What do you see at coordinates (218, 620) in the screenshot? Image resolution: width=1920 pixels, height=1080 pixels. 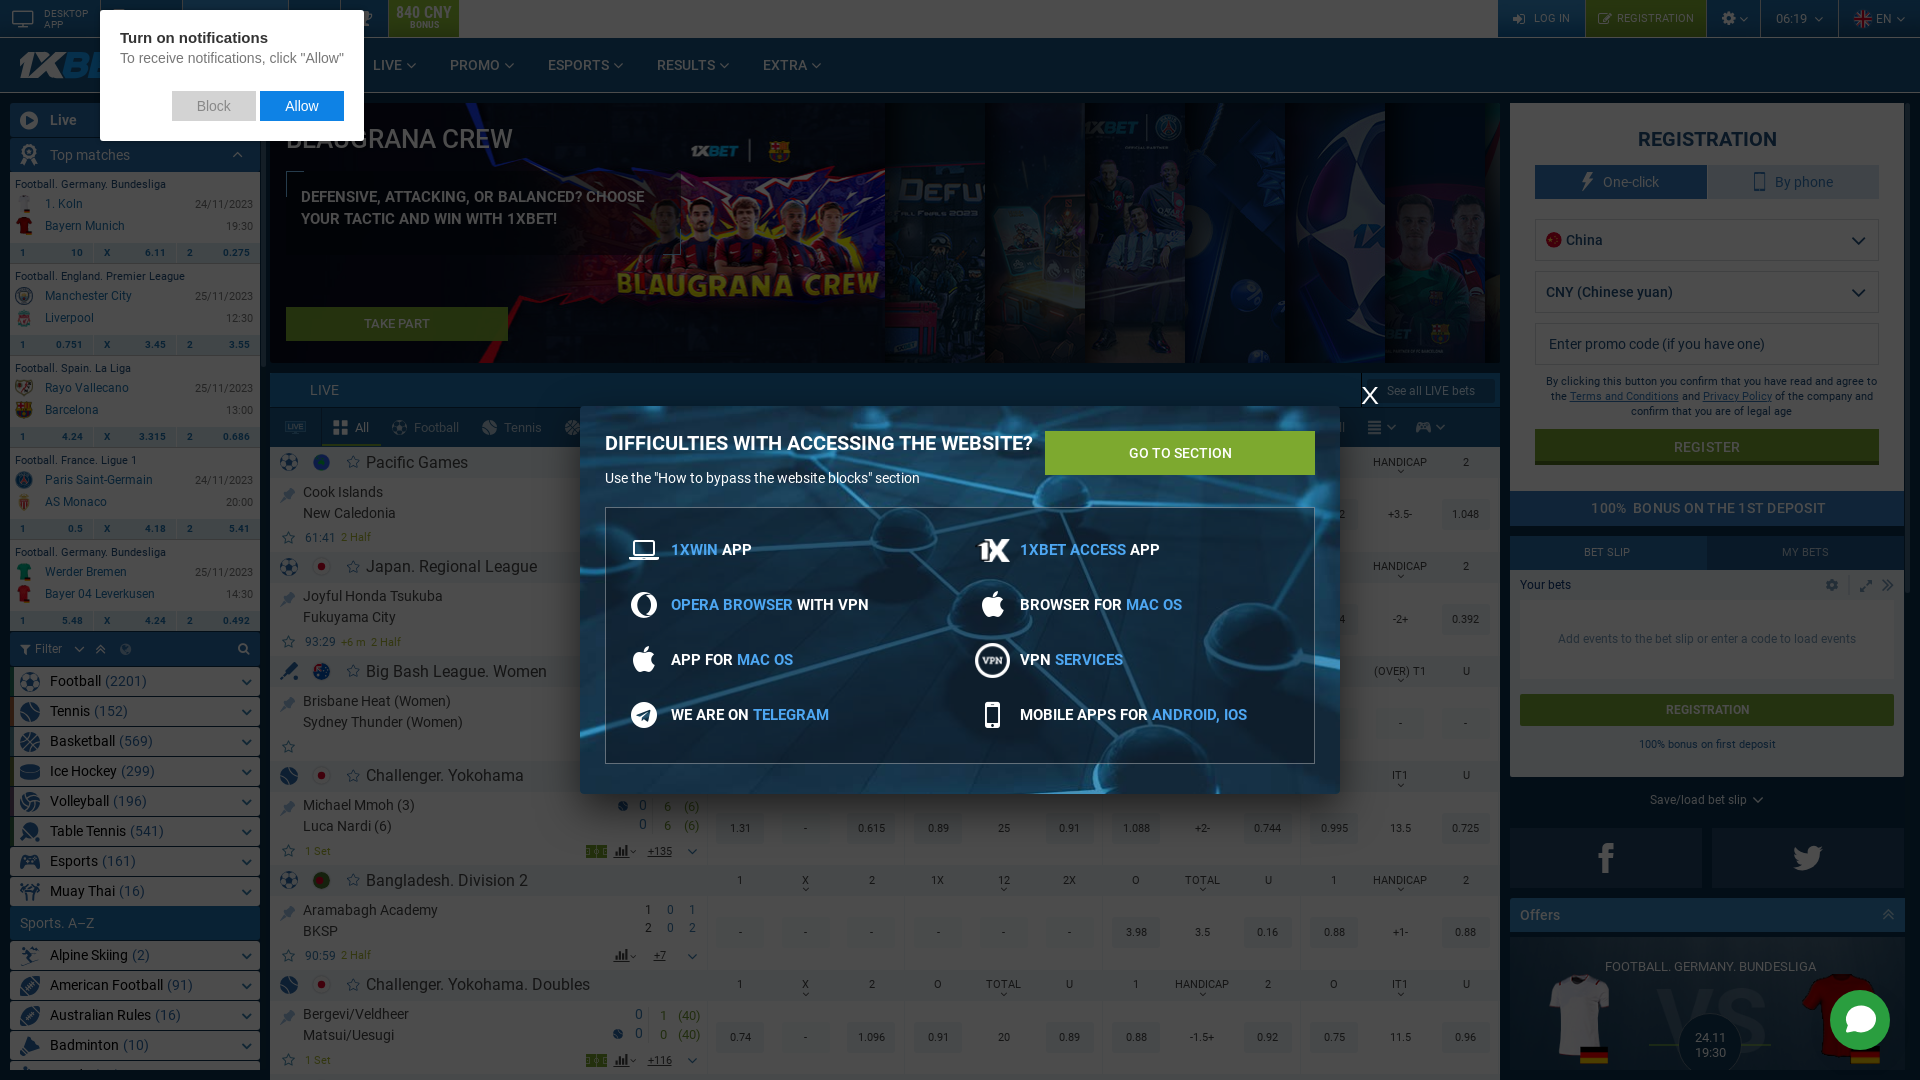 I see `'2` at bounding box center [218, 620].